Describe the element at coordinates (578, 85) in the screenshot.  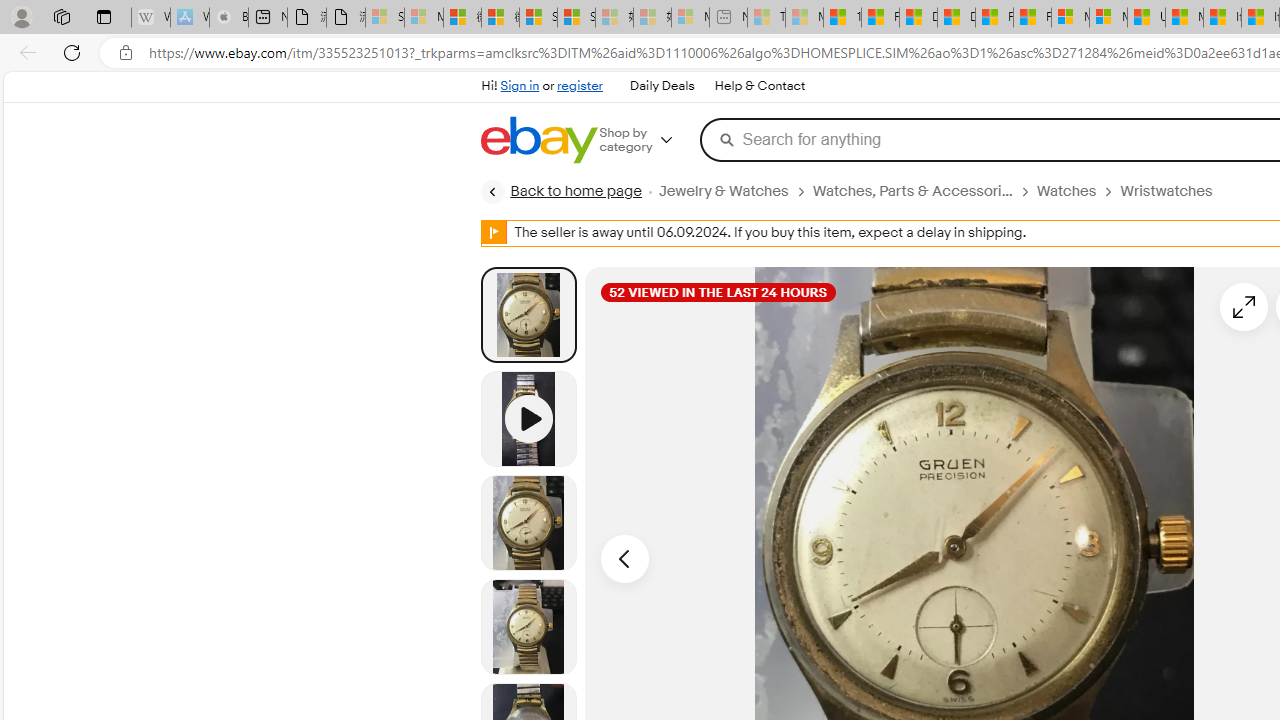
I see `'register'` at that location.